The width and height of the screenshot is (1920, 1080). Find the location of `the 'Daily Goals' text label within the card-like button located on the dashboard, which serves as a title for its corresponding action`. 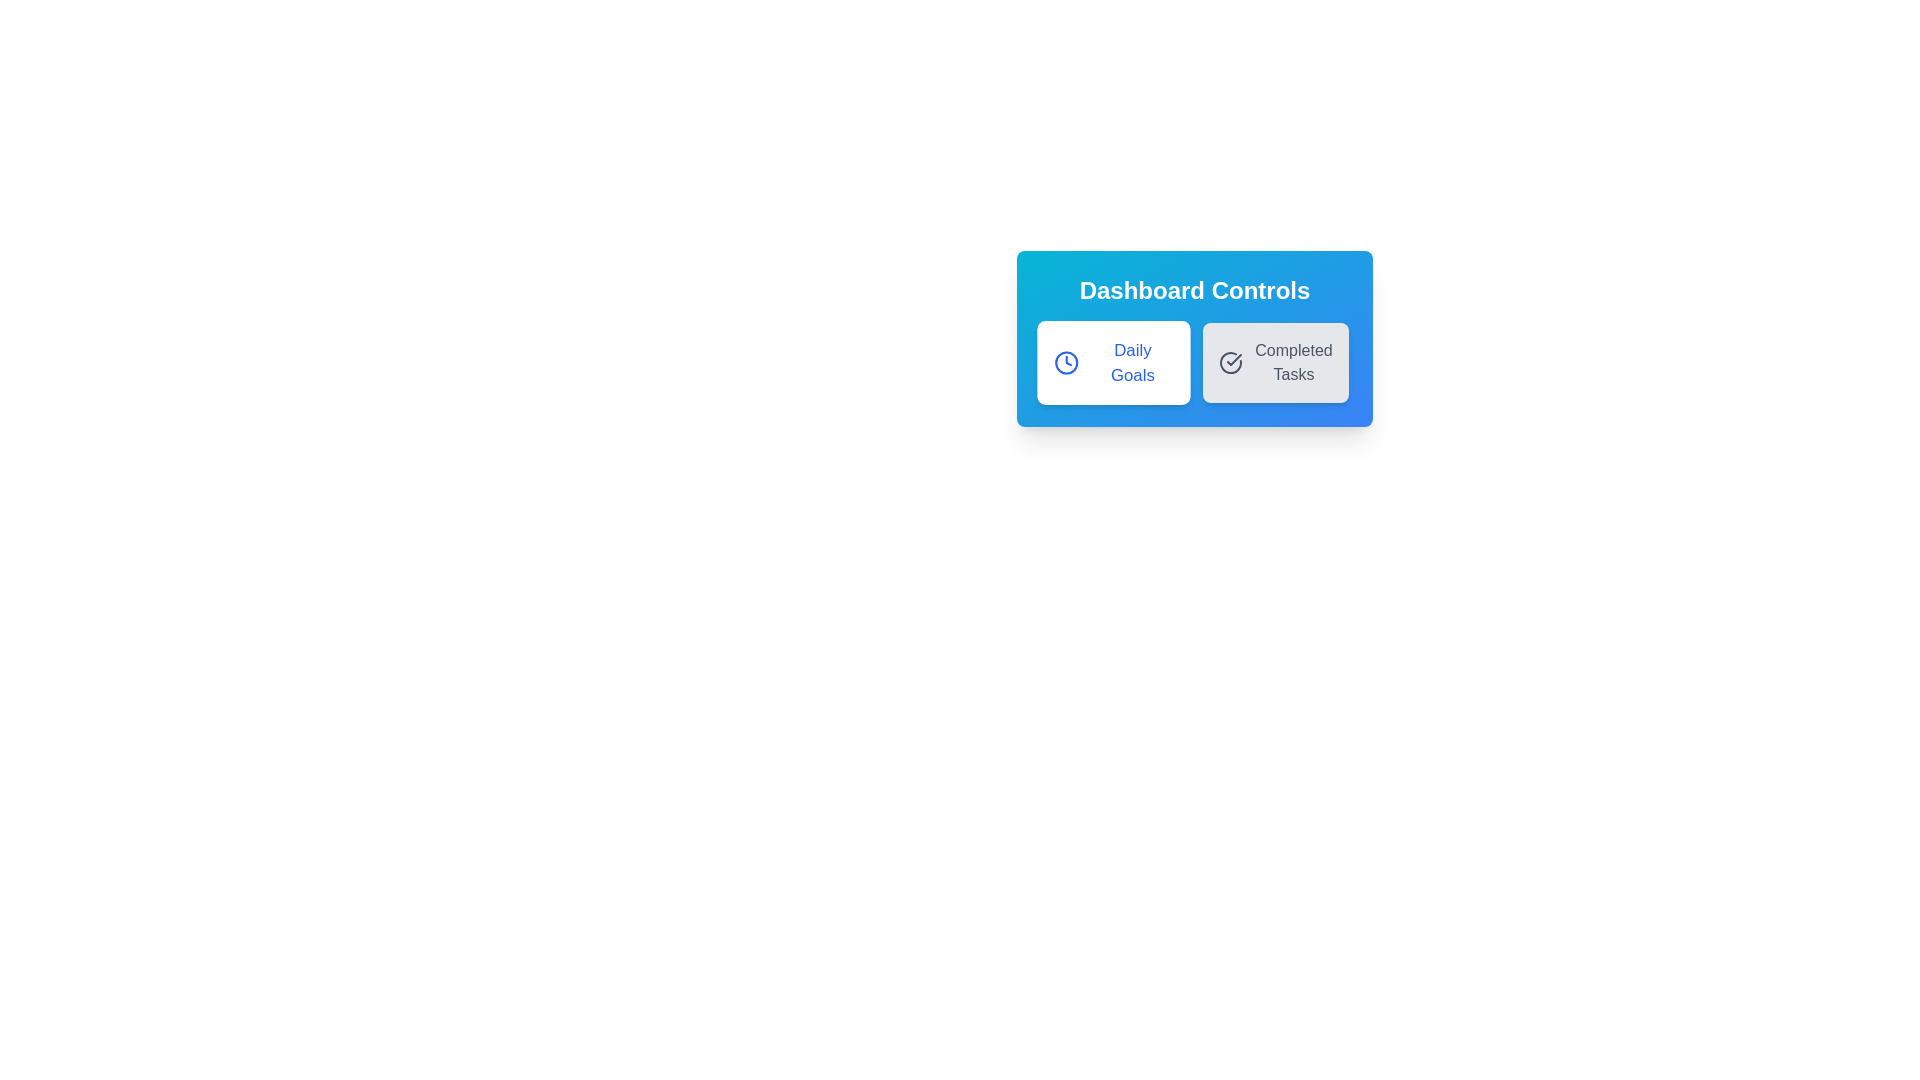

the 'Daily Goals' text label within the card-like button located on the dashboard, which serves as a title for its corresponding action is located at coordinates (1132, 362).